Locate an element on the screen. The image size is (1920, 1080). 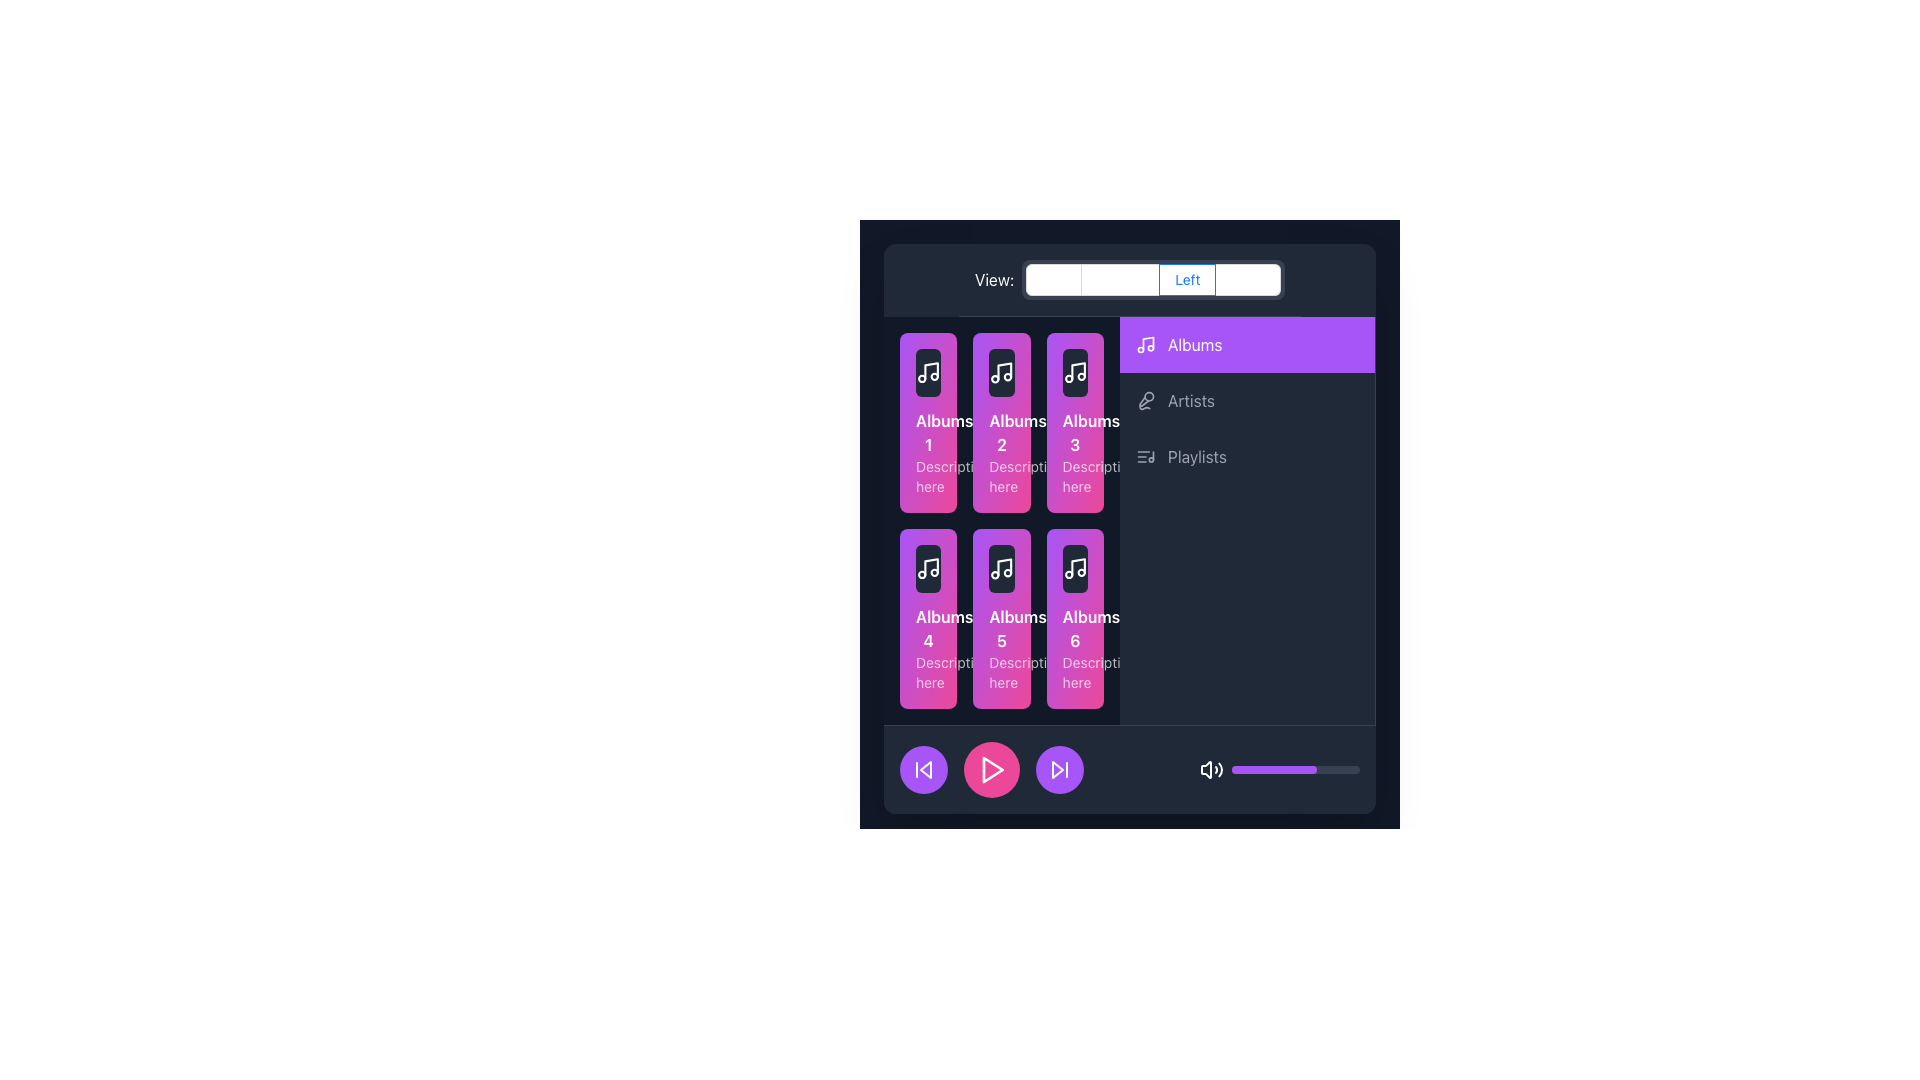
the slider is located at coordinates (1251, 769).